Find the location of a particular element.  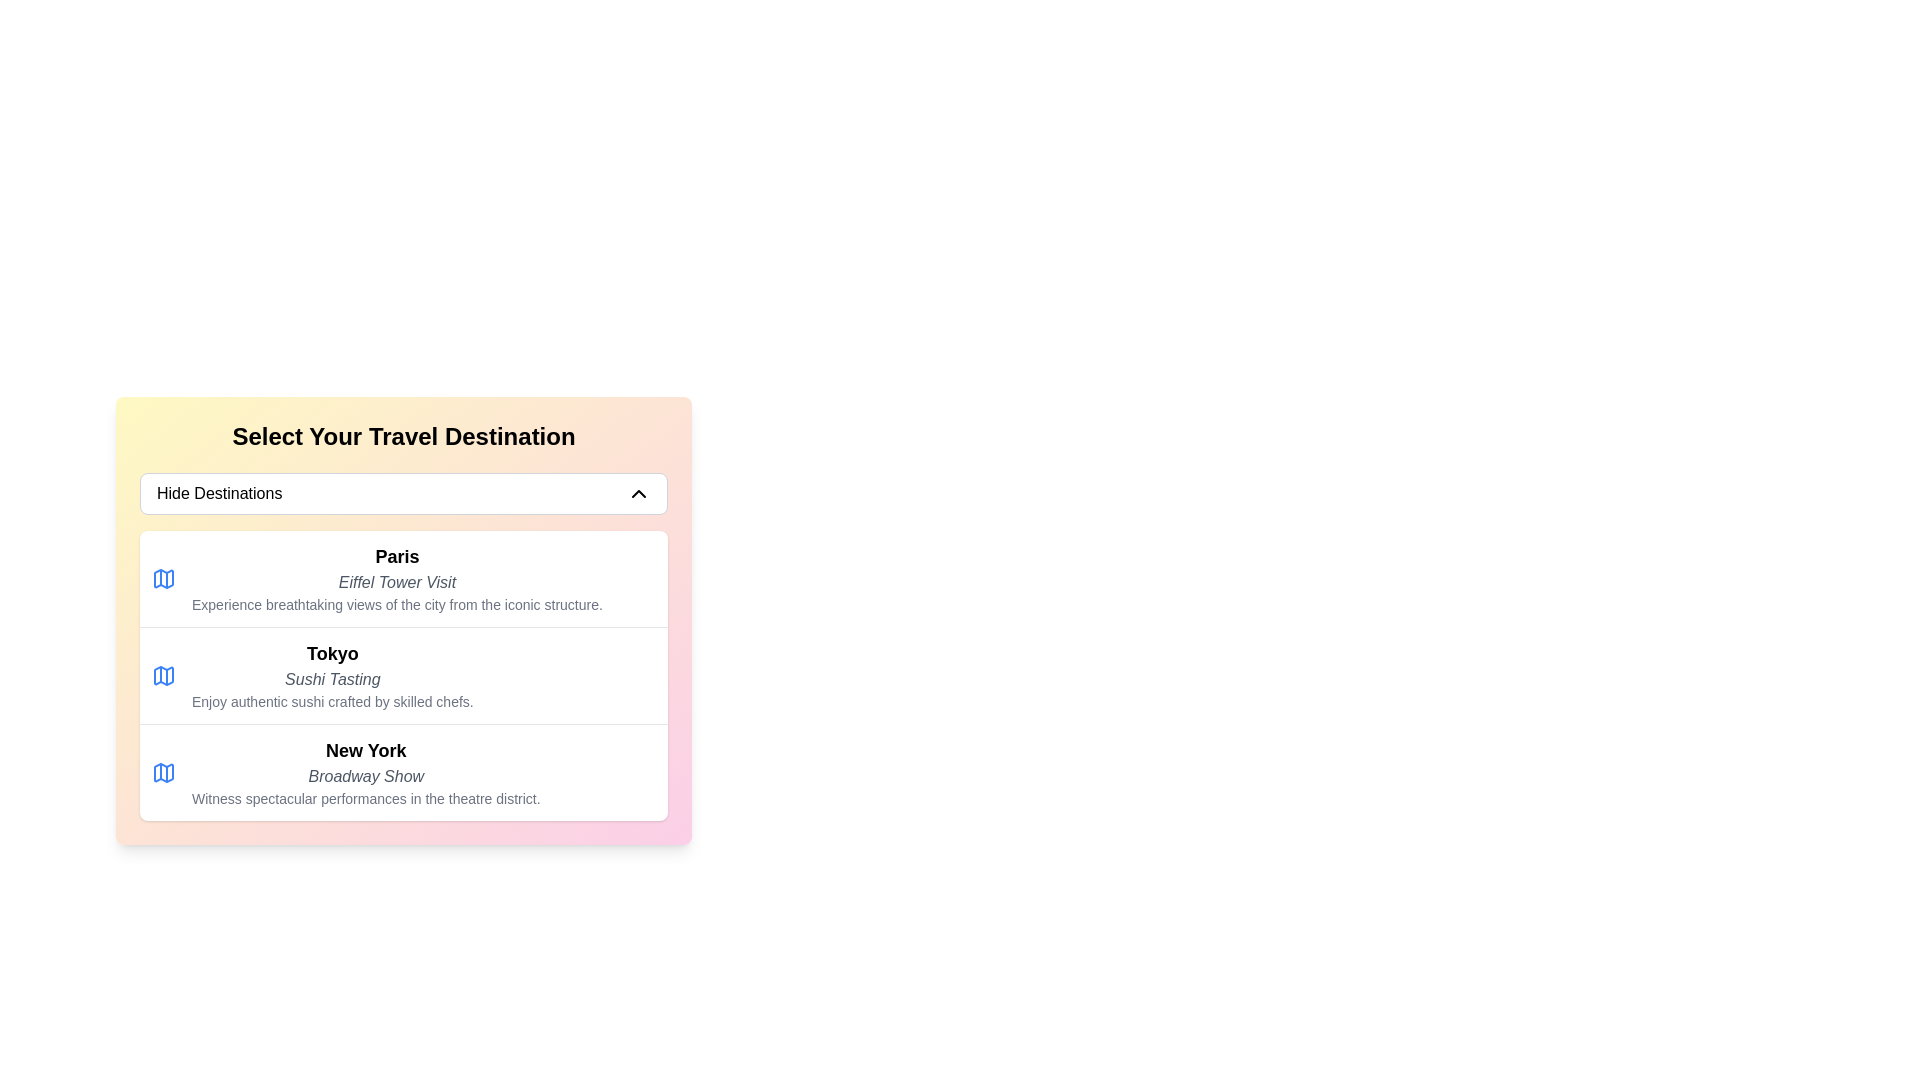

the informational block describing the travel destination Tokyo is located at coordinates (332, 675).